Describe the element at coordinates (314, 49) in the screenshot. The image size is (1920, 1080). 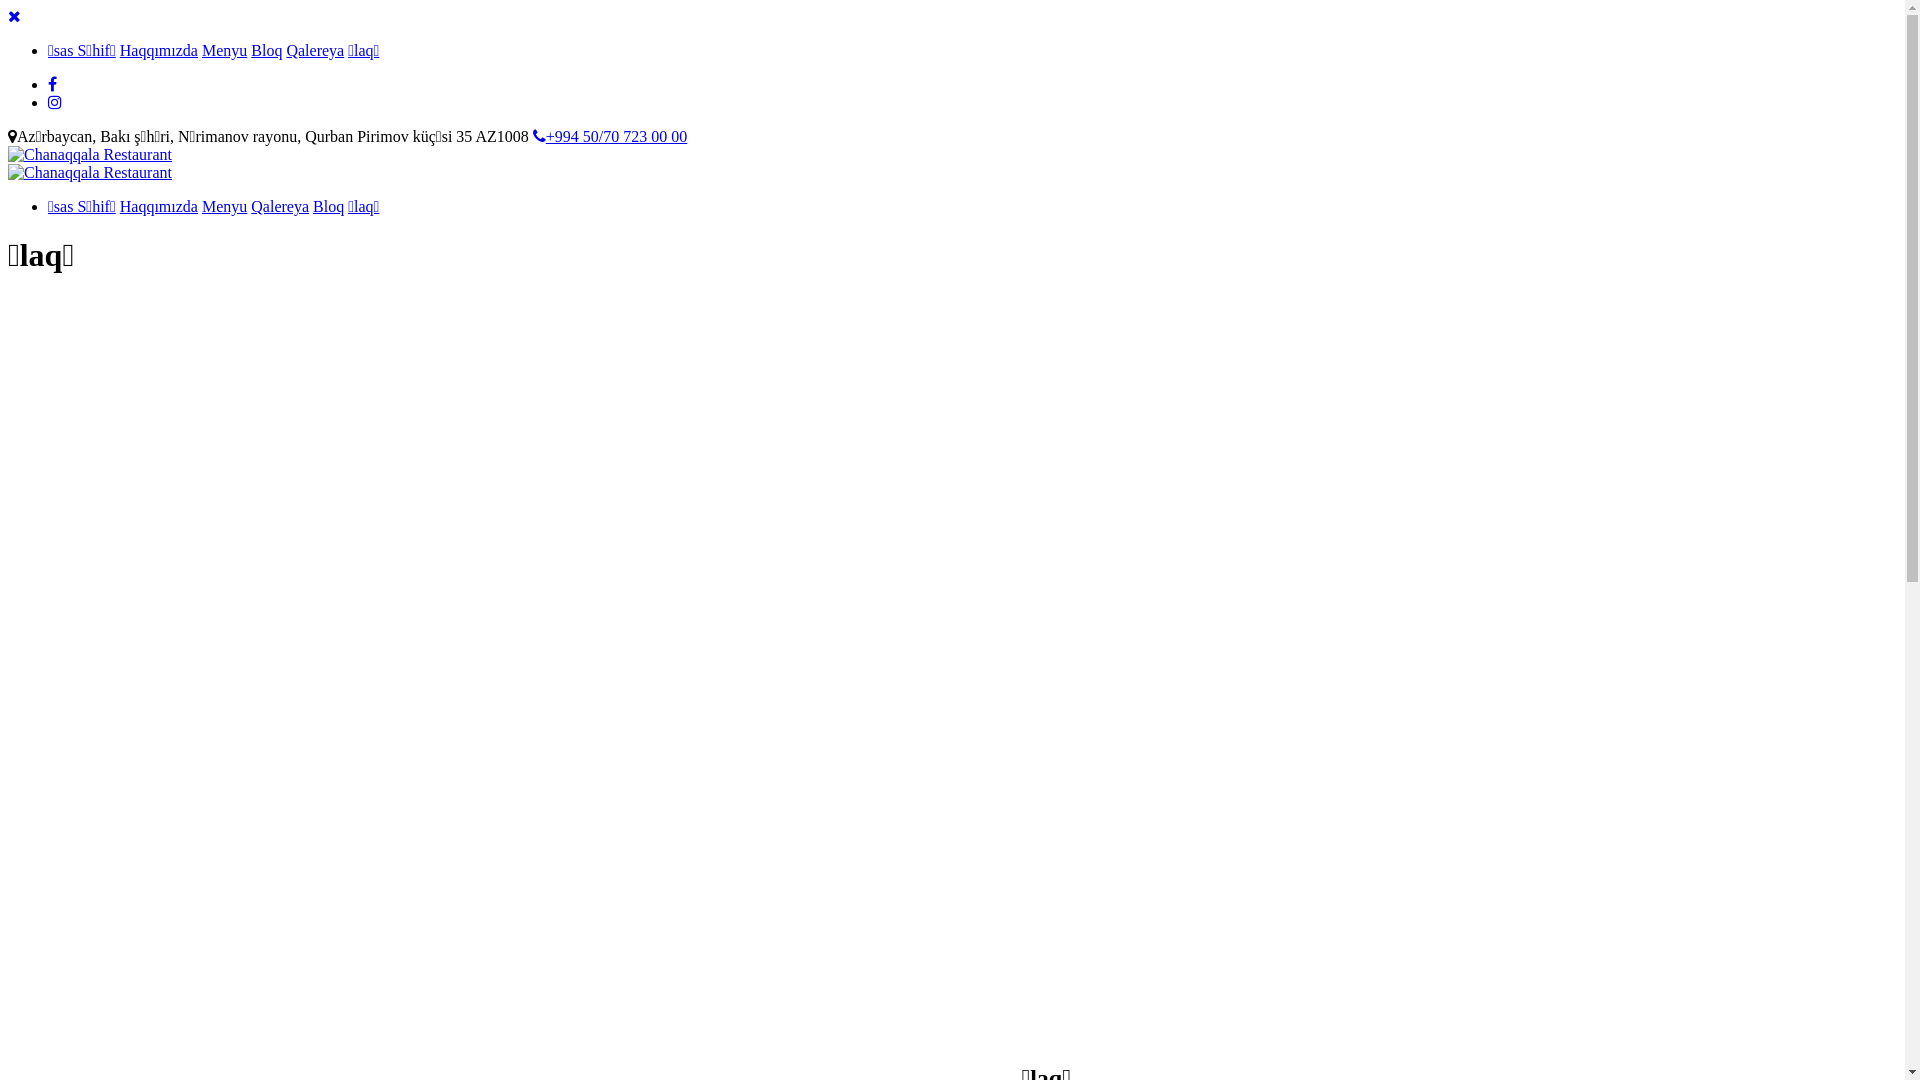
I see `'Qalereya'` at that location.